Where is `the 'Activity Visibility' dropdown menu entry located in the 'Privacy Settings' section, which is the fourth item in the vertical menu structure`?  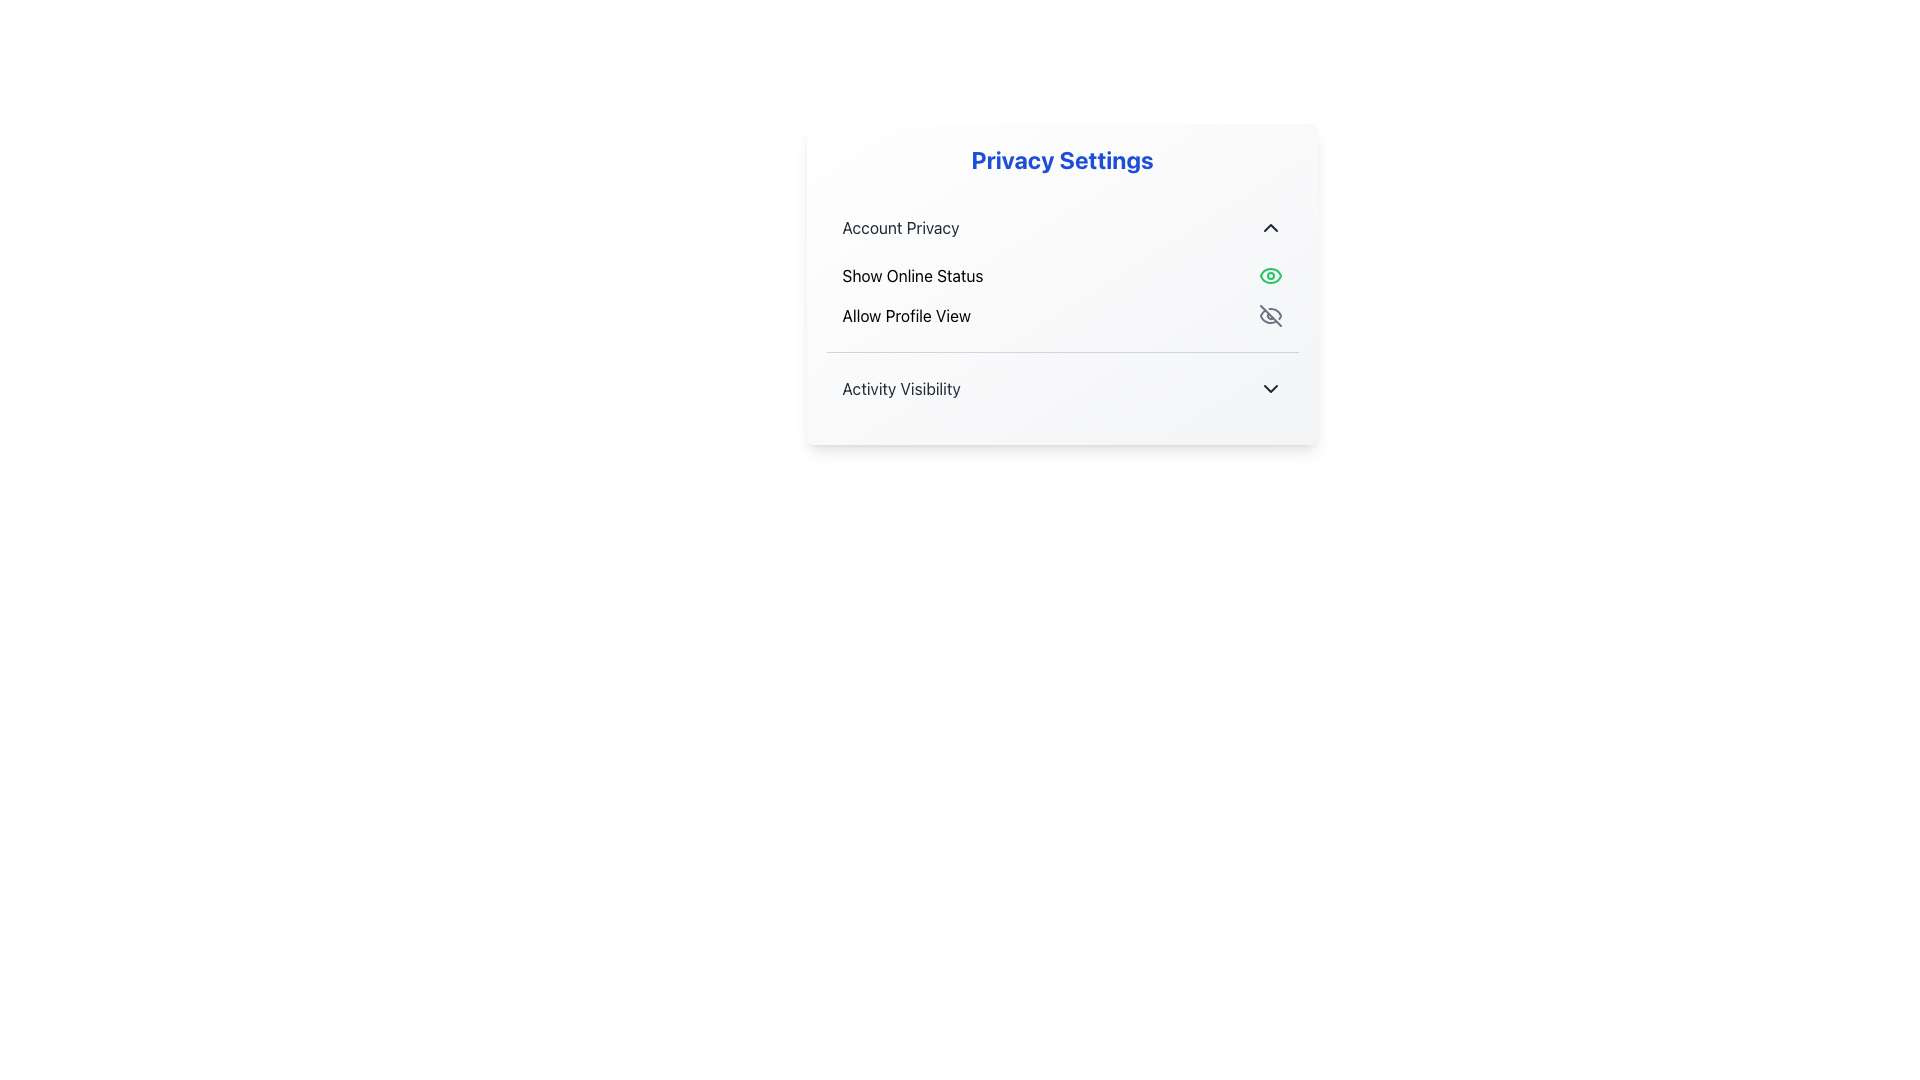 the 'Activity Visibility' dropdown menu entry located in the 'Privacy Settings' section, which is the fourth item in the vertical menu structure is located at coordinates (1061, 388).